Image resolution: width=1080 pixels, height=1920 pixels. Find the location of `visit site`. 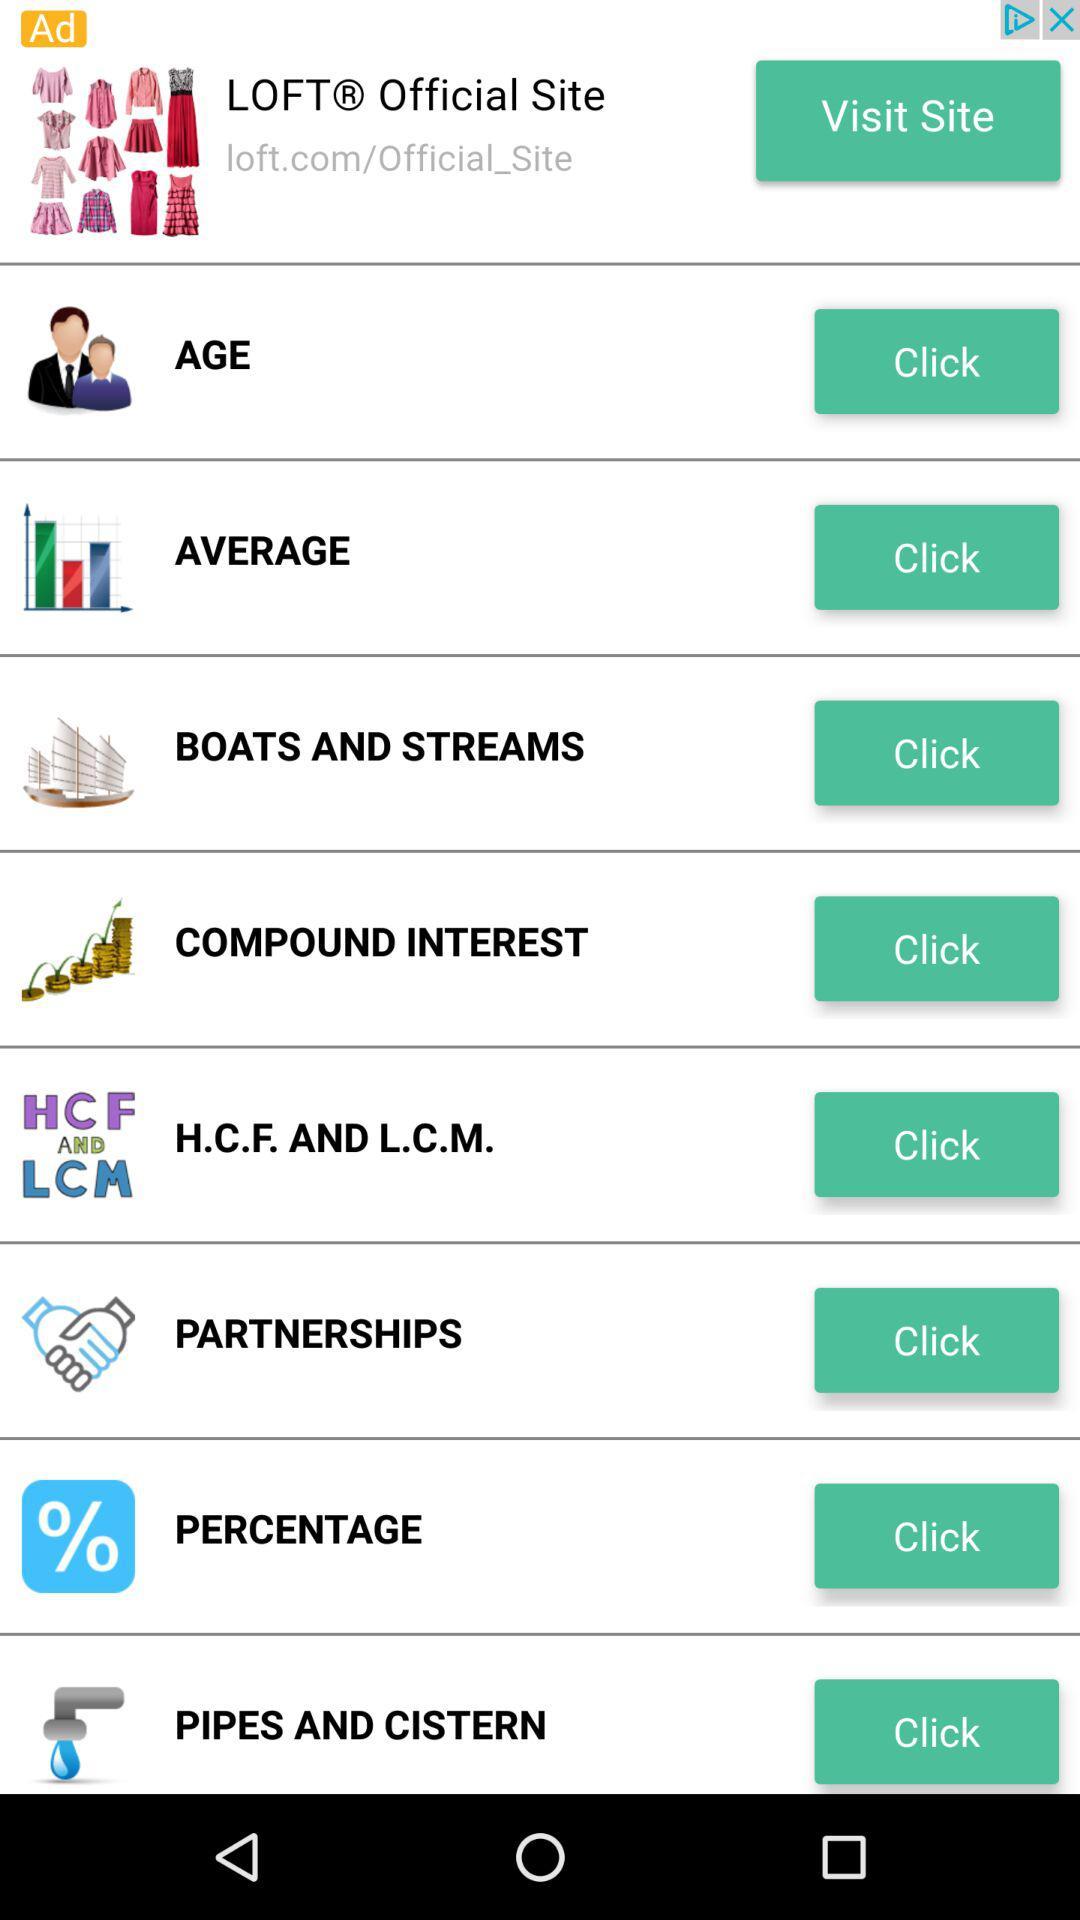

visit site is located at coordinates (540, 130).